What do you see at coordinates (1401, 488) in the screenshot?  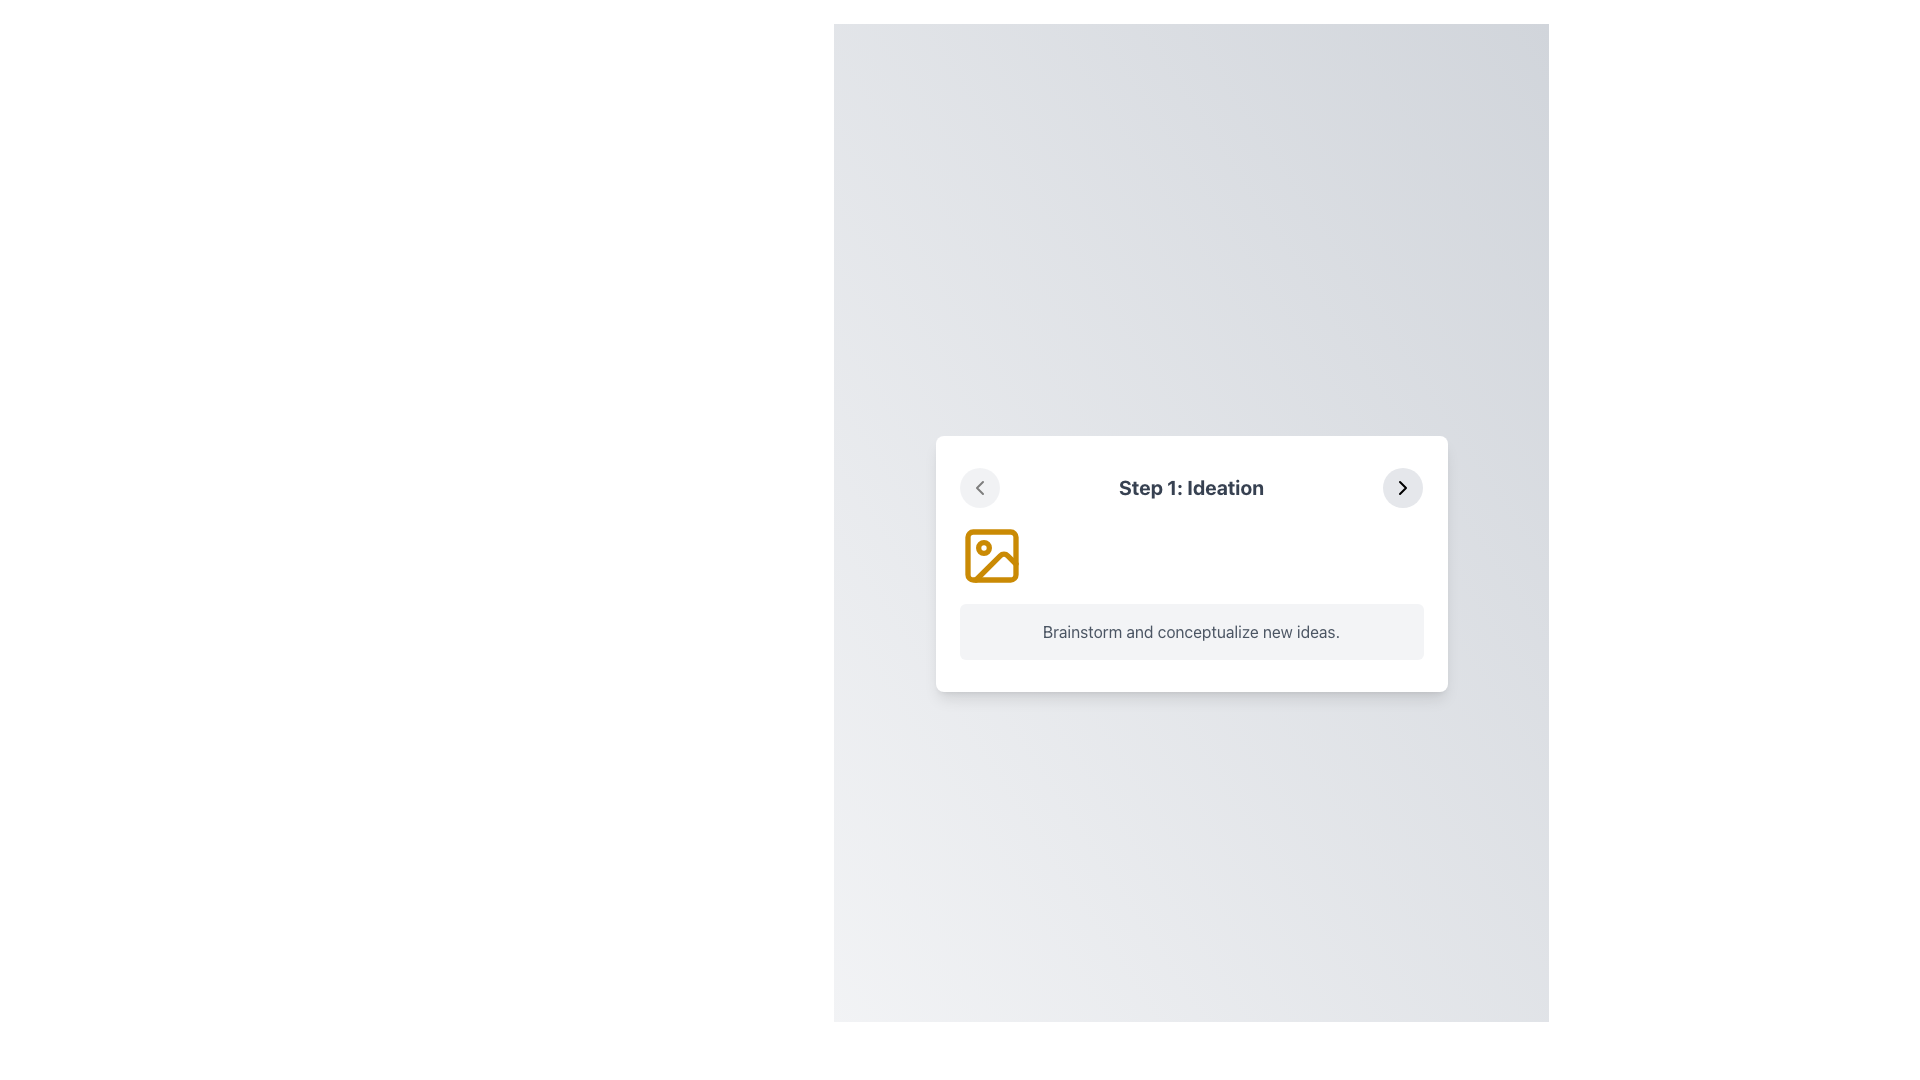 I see `the chevron icon button located in the top-right corner of the 'Step 1: Ideation' card` at bounding box center [1401, 488].